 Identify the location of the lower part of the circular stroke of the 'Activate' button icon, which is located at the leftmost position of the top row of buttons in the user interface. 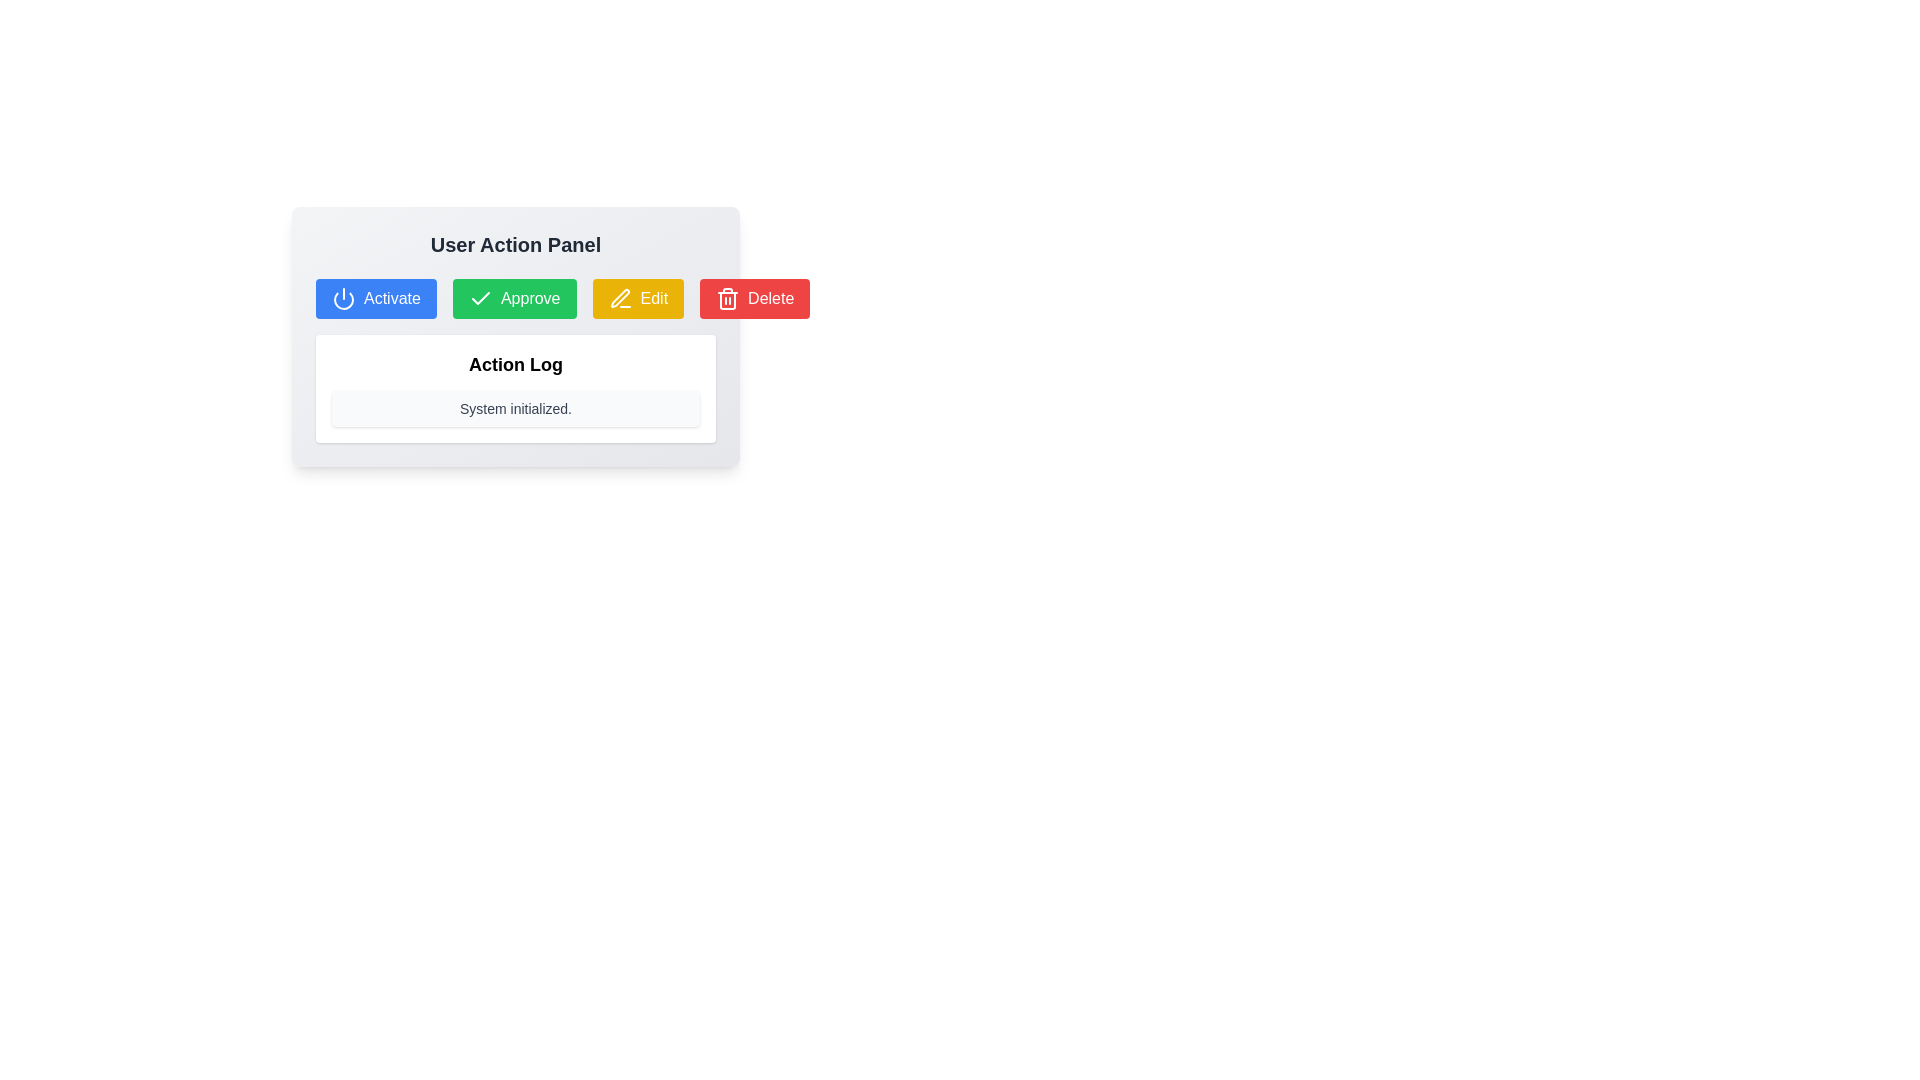
(344, 301).